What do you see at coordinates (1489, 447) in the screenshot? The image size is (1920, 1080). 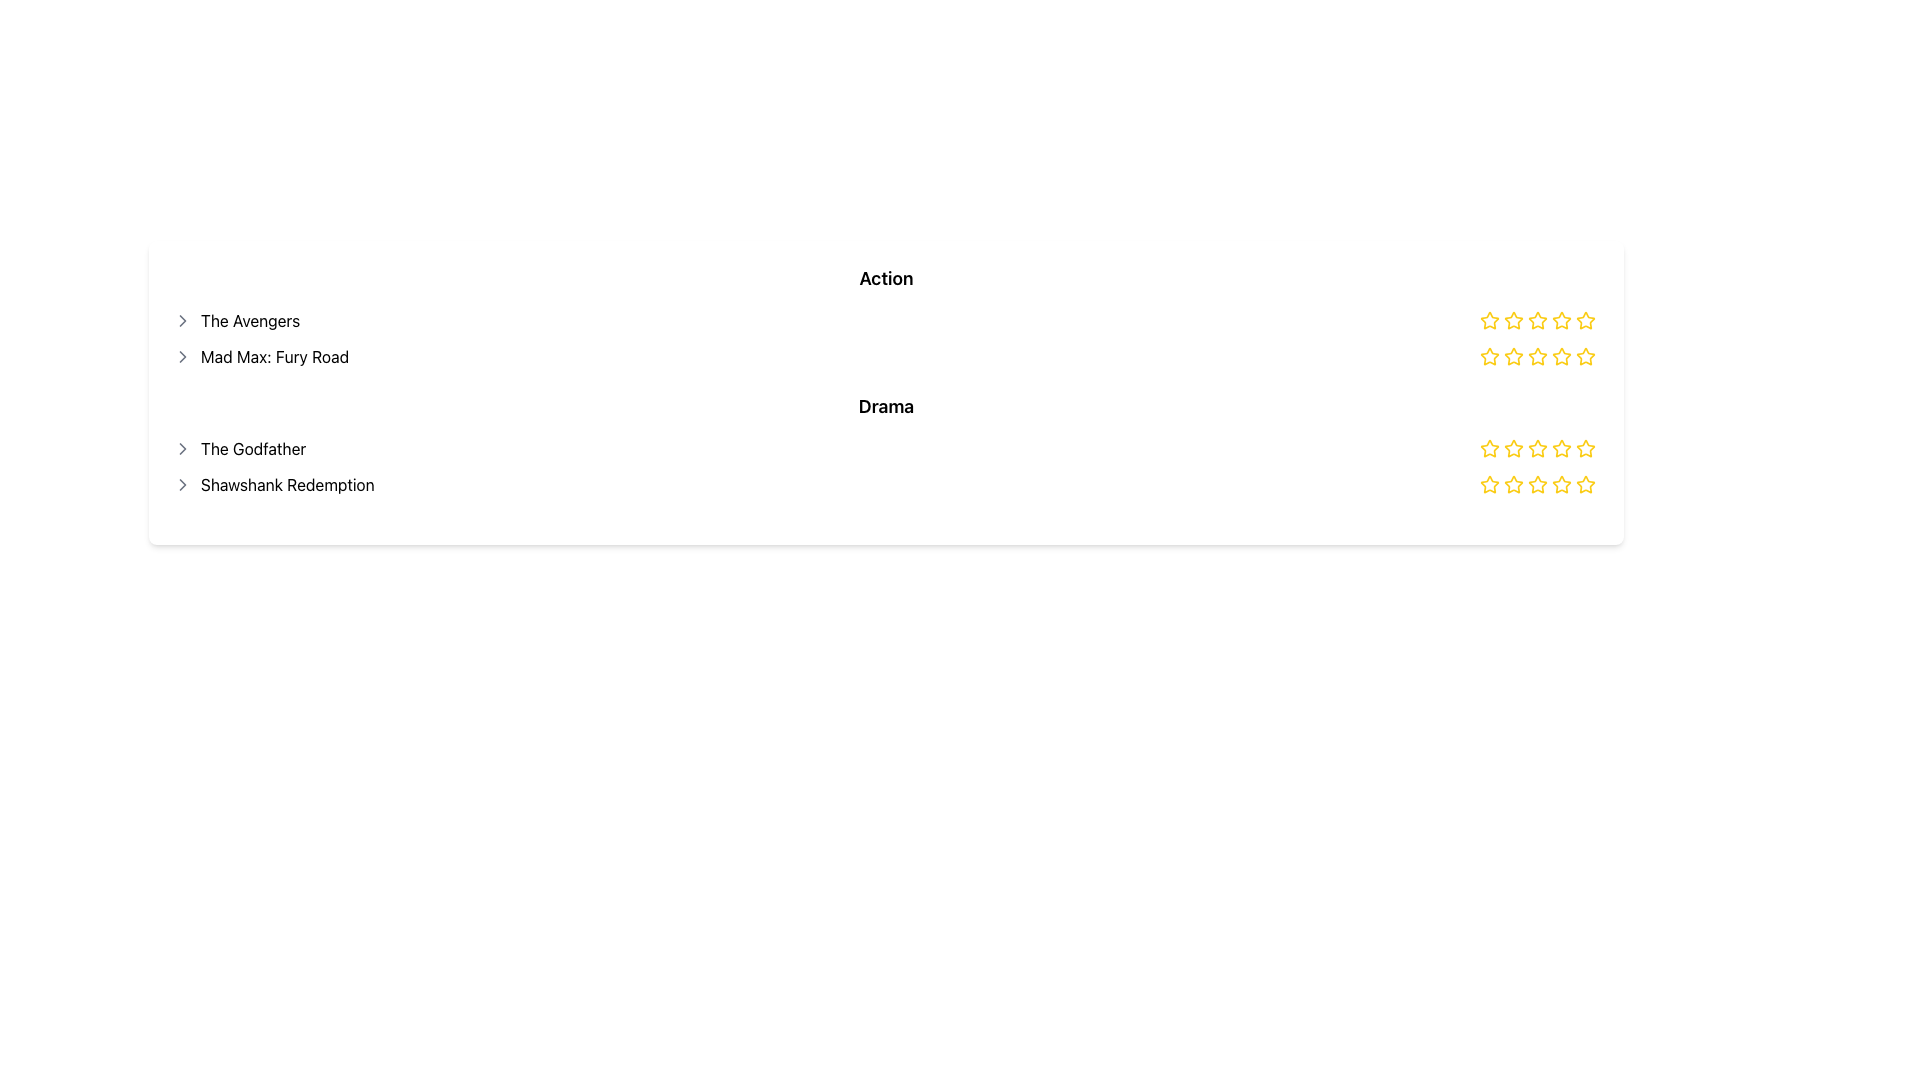 I see `the first yellow star icon in the 'Drama' section next to the title 'The Godfather' to interact with the rating component` at bounding box center [1489, 447].